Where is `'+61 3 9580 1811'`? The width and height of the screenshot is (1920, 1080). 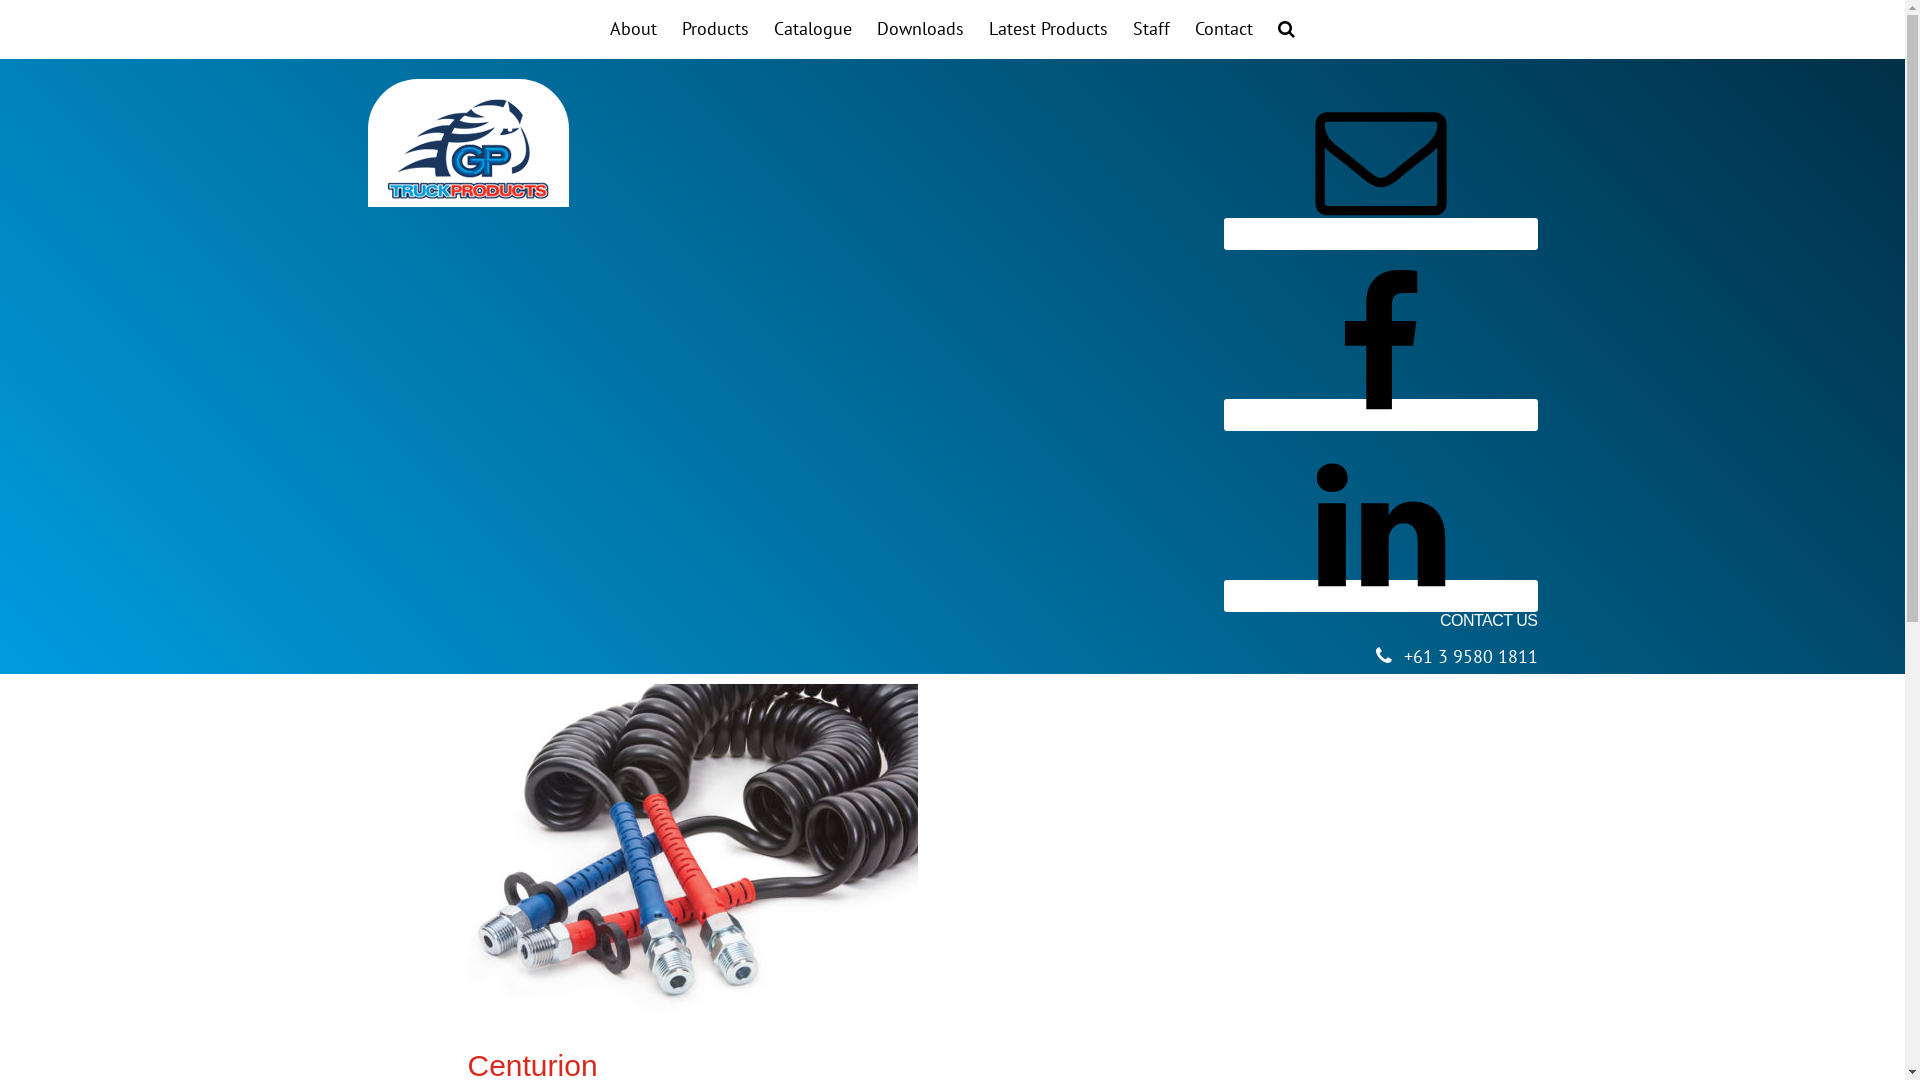 '+61 3 9580 1811' is located at coordinates (1470, 656).